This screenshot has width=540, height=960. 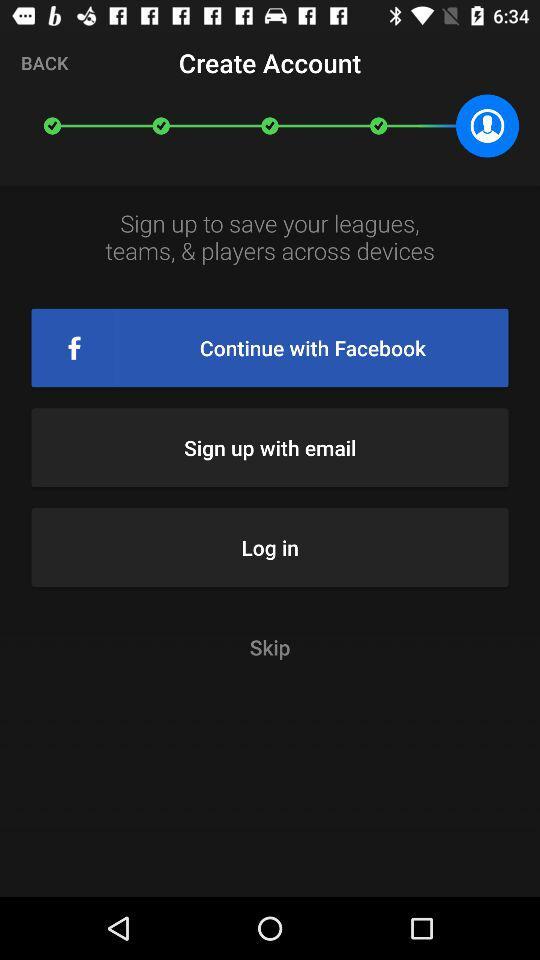 What do you see at coordinates (270, 646) in the screenshot?
I see `skip item` at bounding box center [270, 646].